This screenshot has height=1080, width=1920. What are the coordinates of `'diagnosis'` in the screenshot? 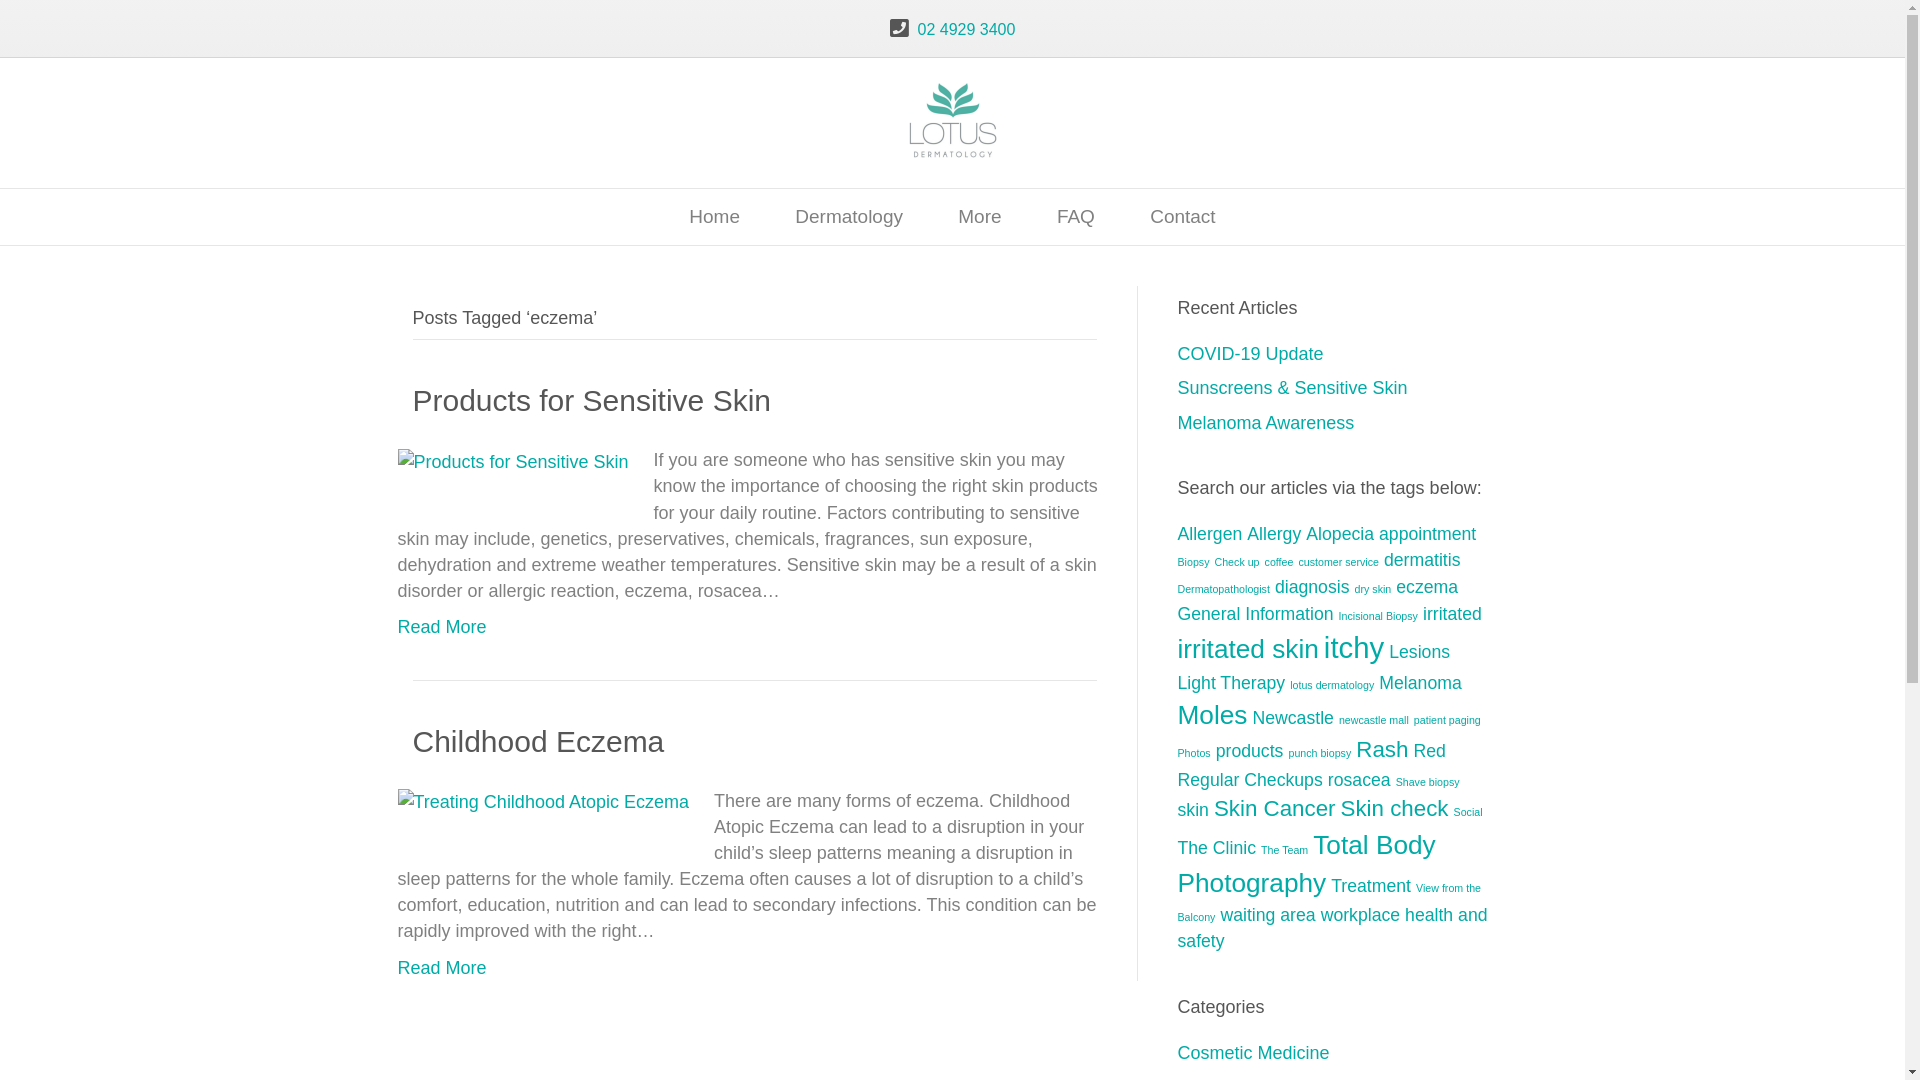 It's located at (1274, 585).